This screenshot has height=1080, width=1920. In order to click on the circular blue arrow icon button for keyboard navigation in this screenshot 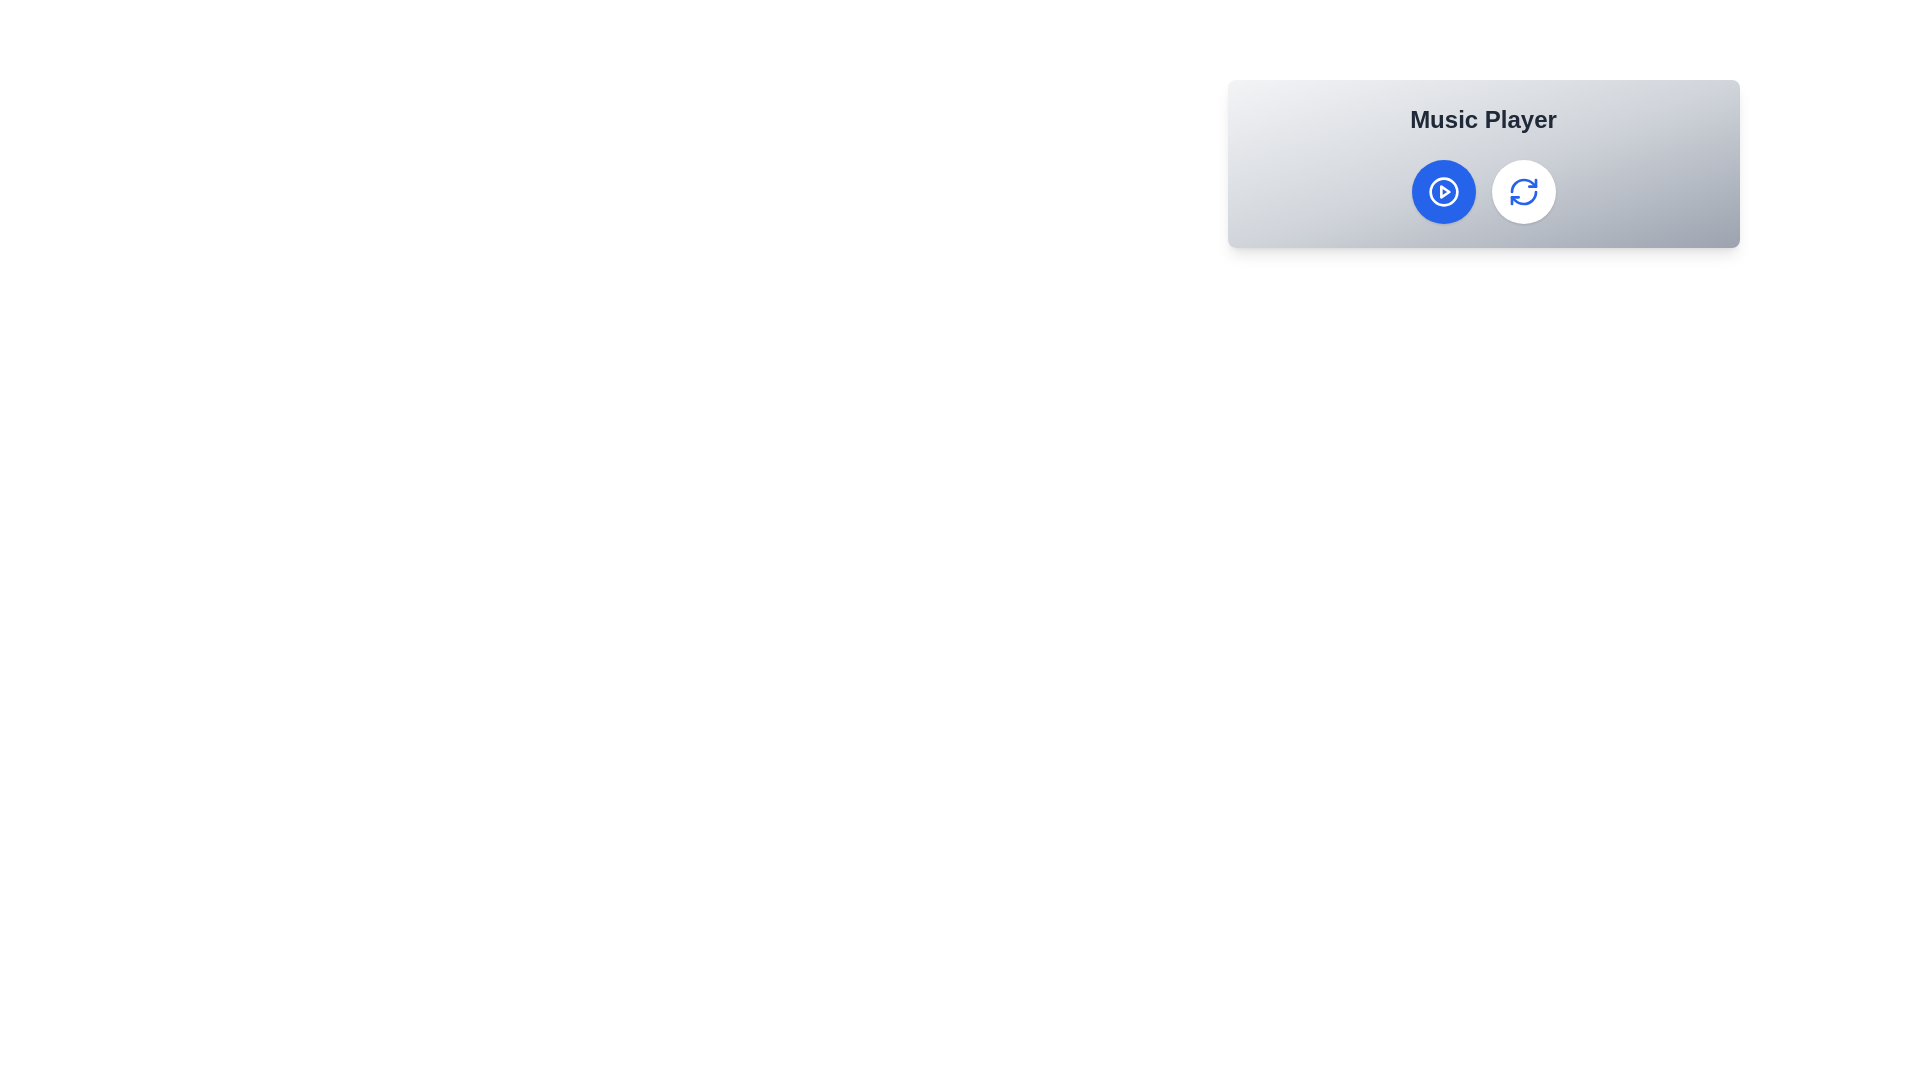, I will do `click(1522, 192)`.